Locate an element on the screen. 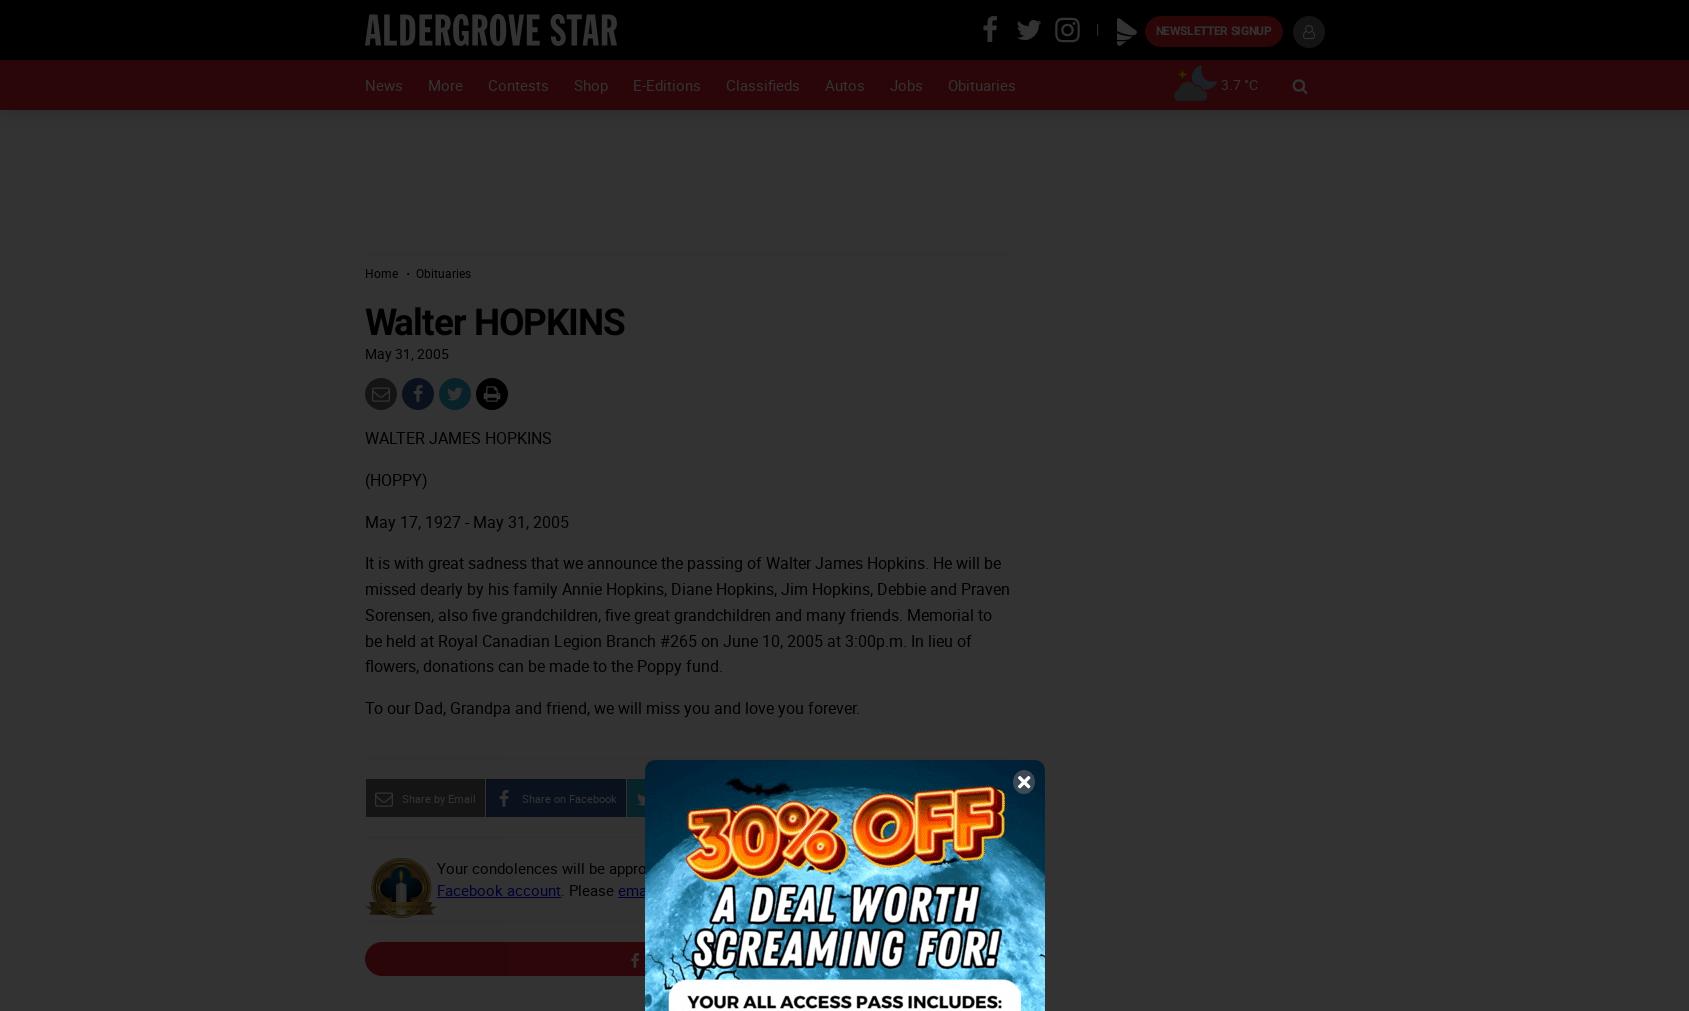 The image size is (1689, 1011). 'E-Editions' is located at coordinates (665, 84).